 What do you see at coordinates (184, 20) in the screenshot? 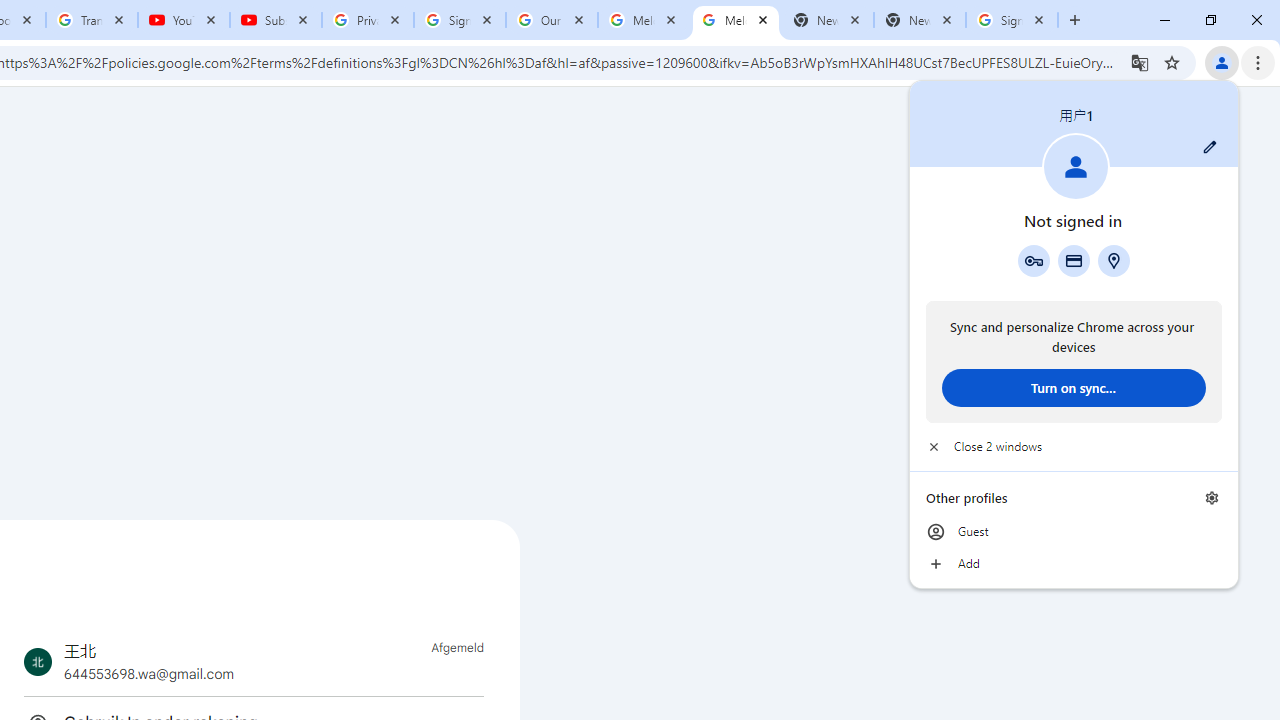
I see `'YouTube'` at bounding box center [184, 20].